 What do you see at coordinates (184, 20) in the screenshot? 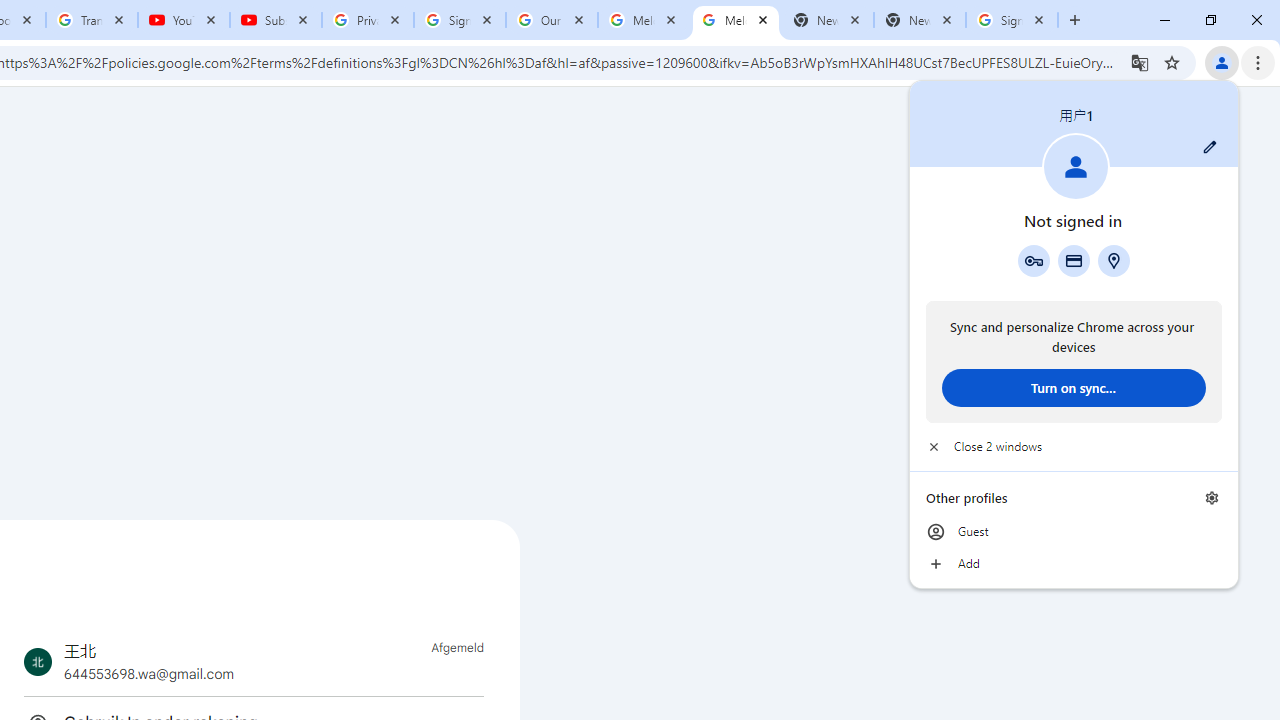
I see `'YouTube'` at bounding box center [184, 20].